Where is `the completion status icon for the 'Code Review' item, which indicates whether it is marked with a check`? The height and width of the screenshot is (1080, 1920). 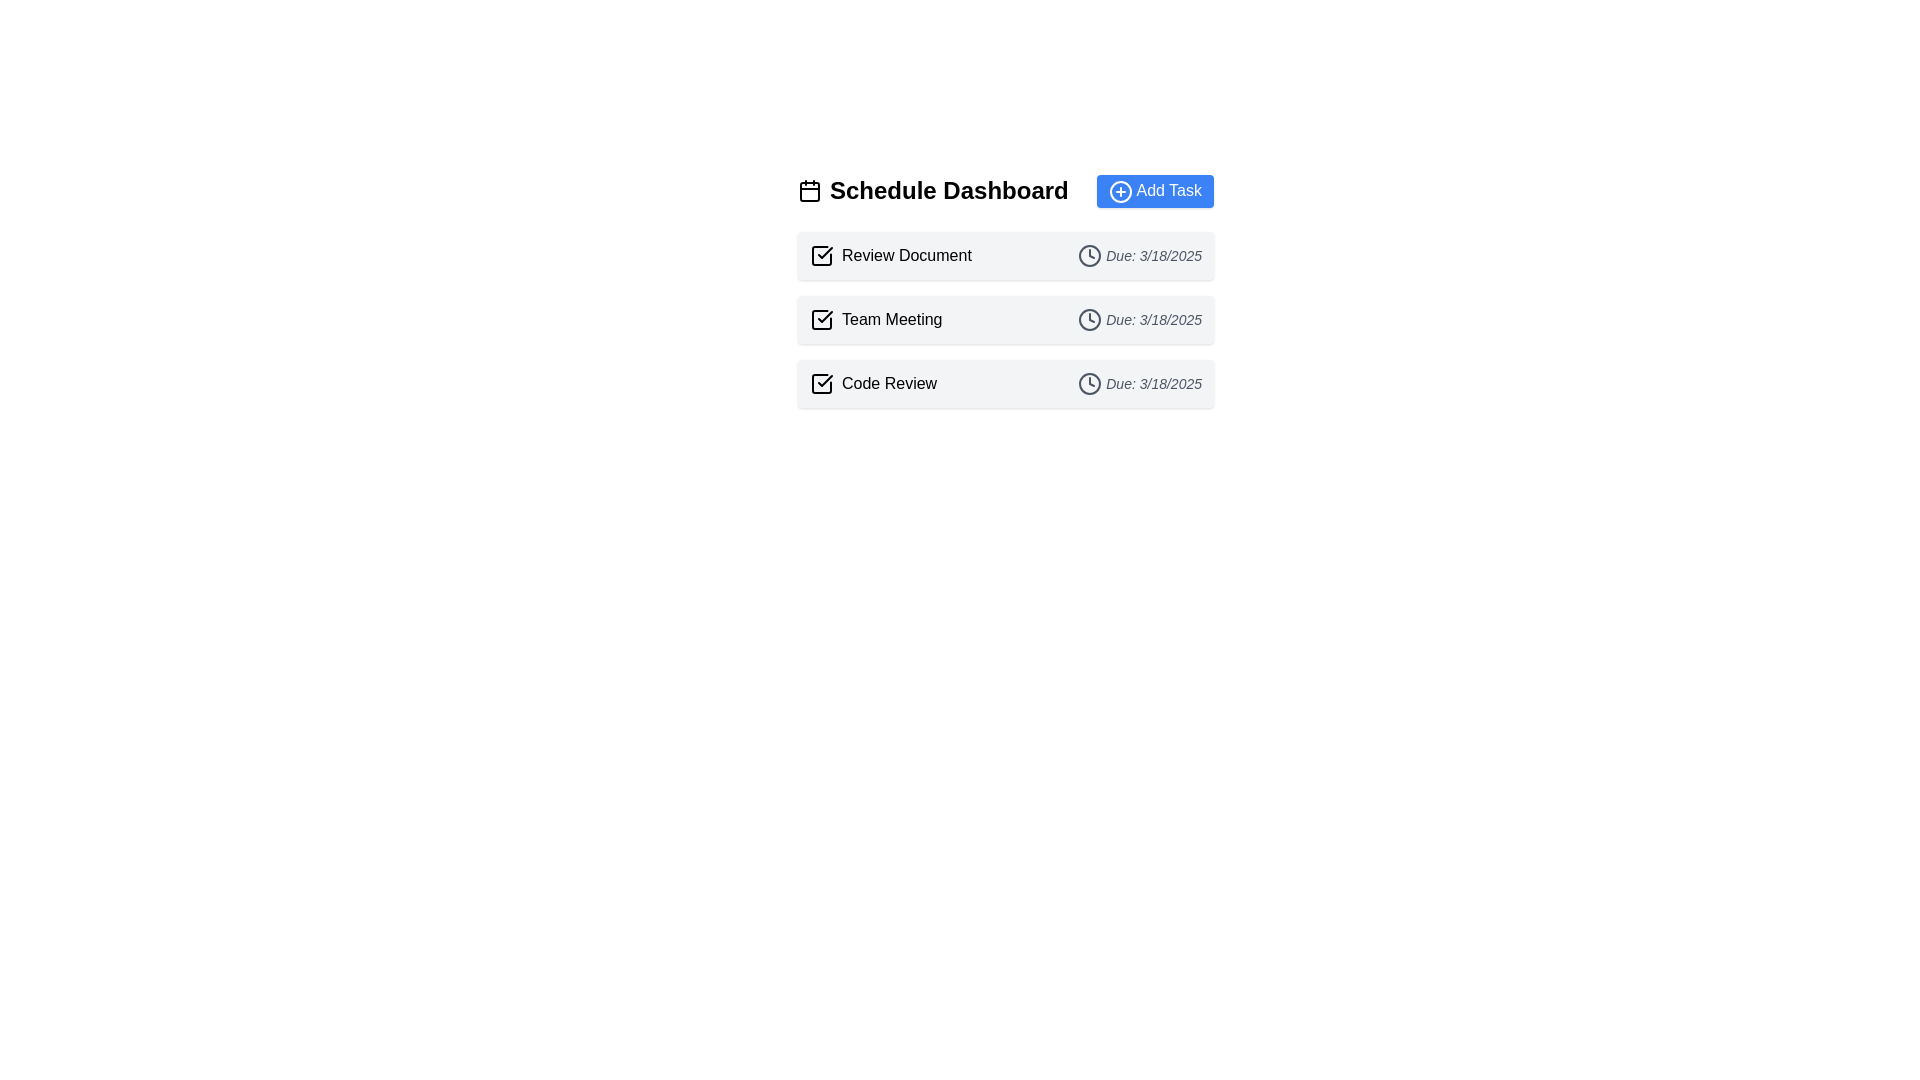
the completion status icon for the 'Code Review' item, which indicates whether it is marked with a check is located at coordinates (821, 382).